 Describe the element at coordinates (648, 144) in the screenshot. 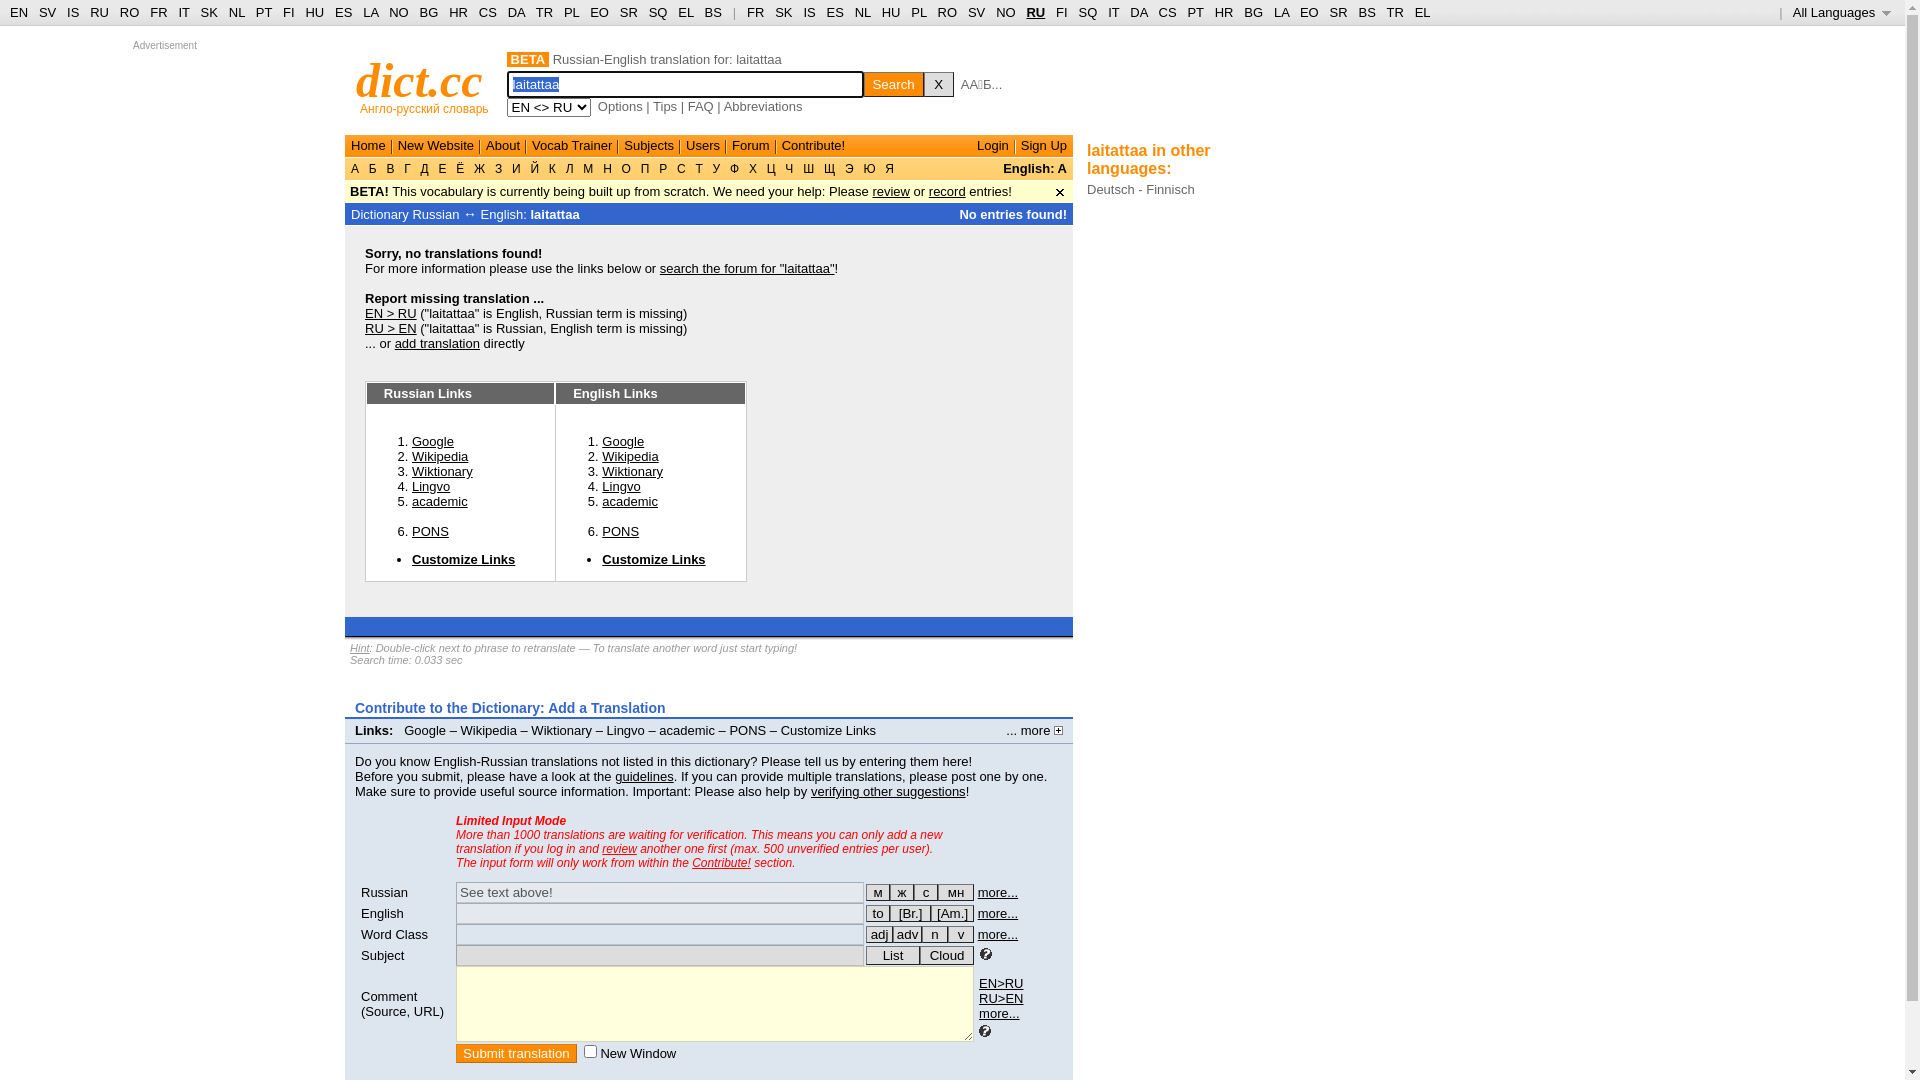

I see `'Subjects'` at that location.